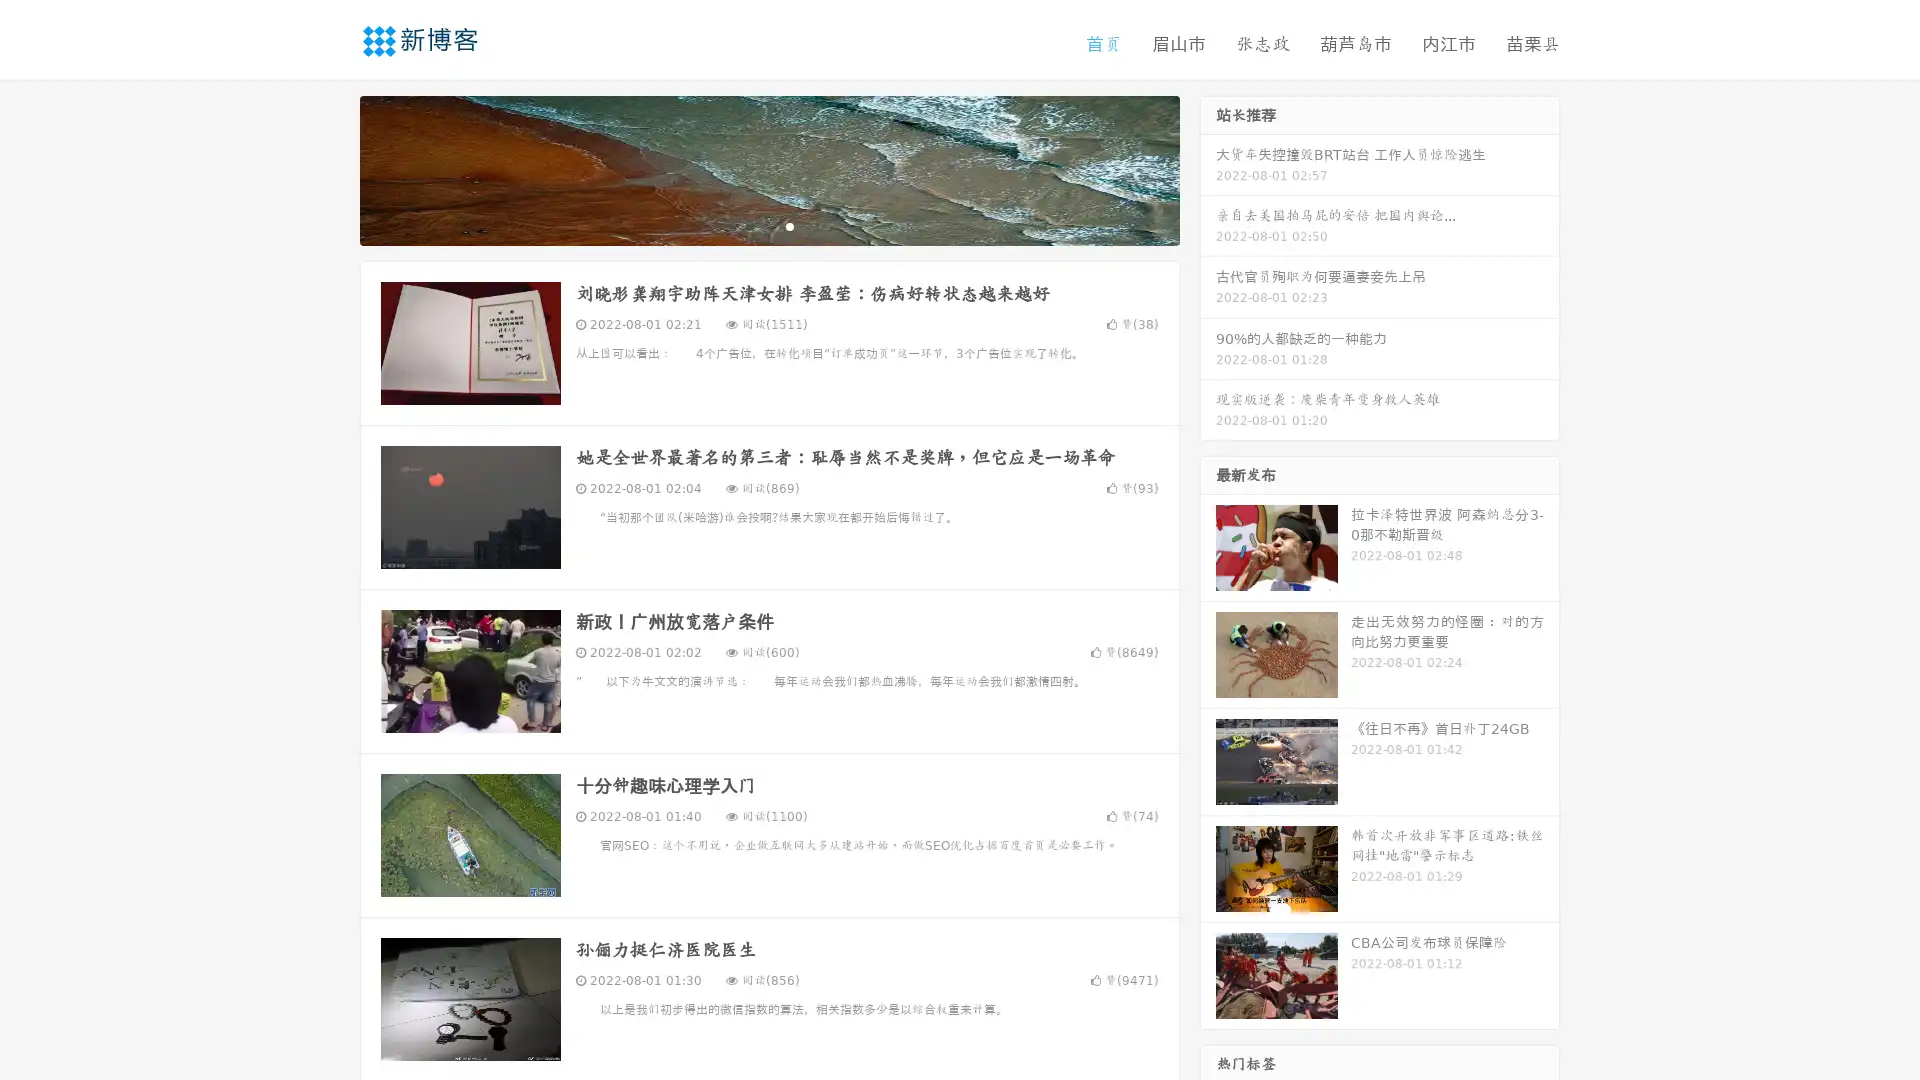 The height and width of the screenshot is (1080, 1920). Describe the element at coordinates (748, 225) in the screenshot. I see `Go to slide 1` at that location.